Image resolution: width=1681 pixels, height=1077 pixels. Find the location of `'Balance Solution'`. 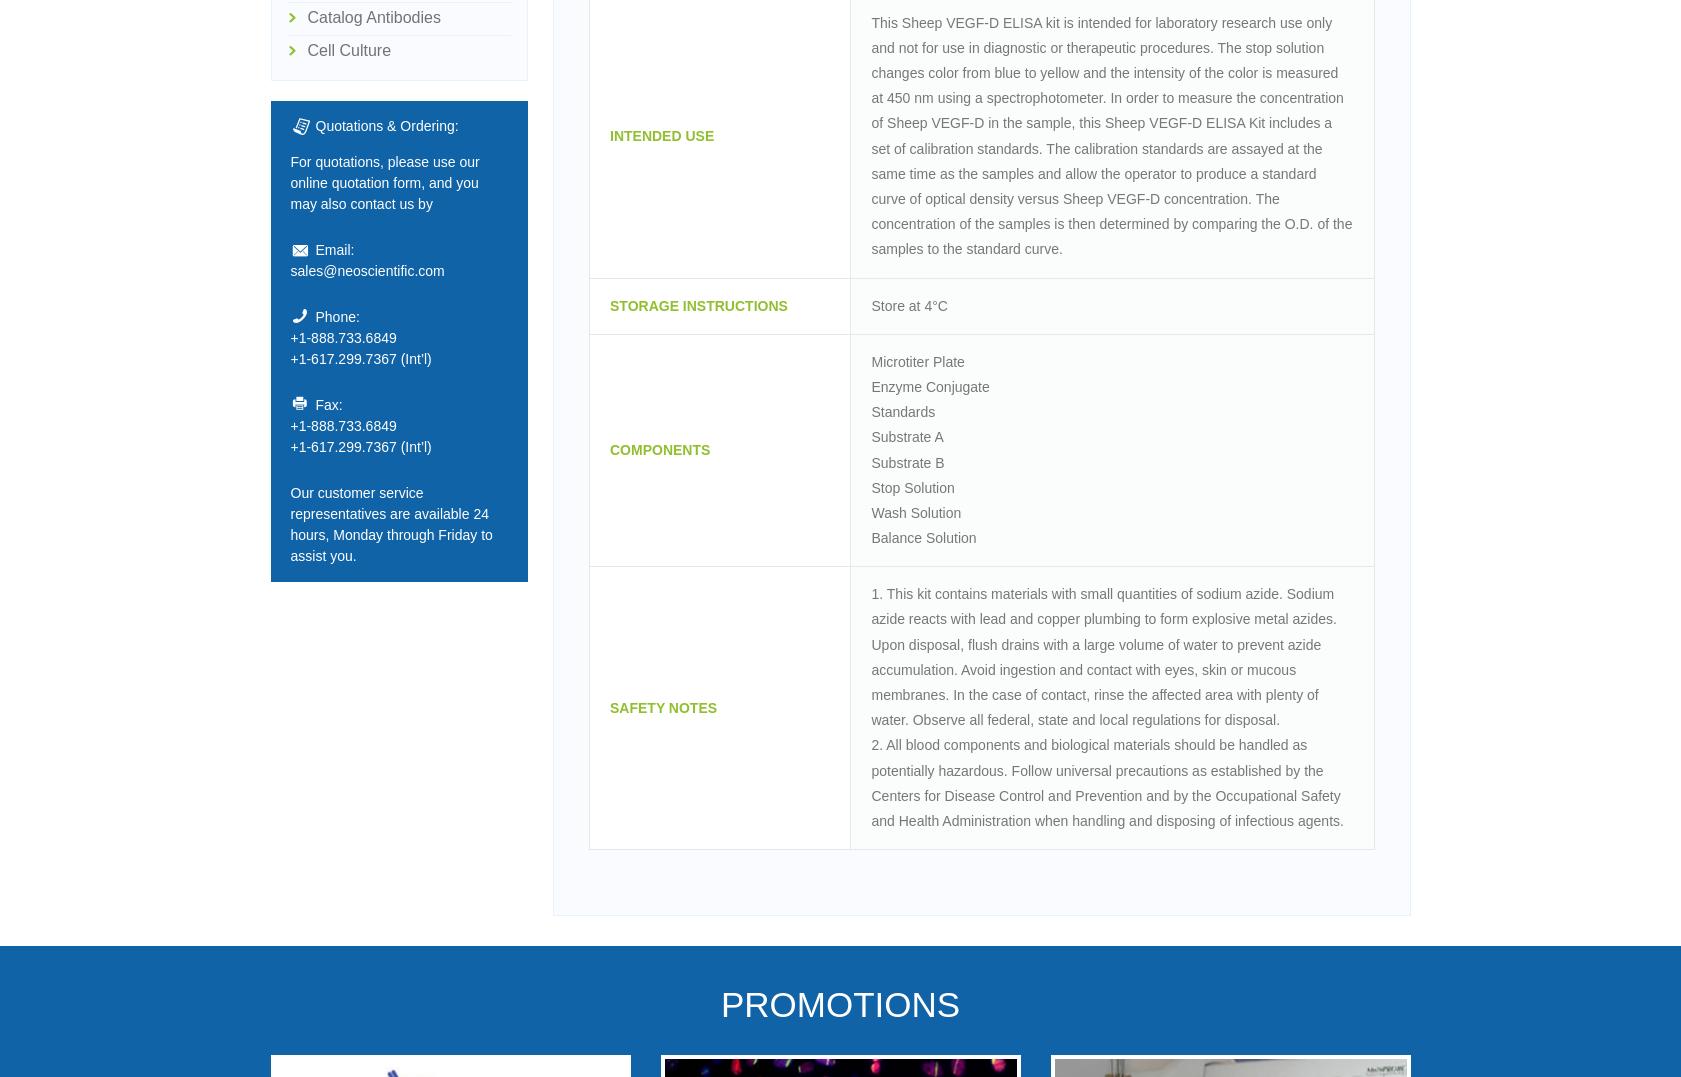

'Balance Solution' is located at coordinates (923, 536).